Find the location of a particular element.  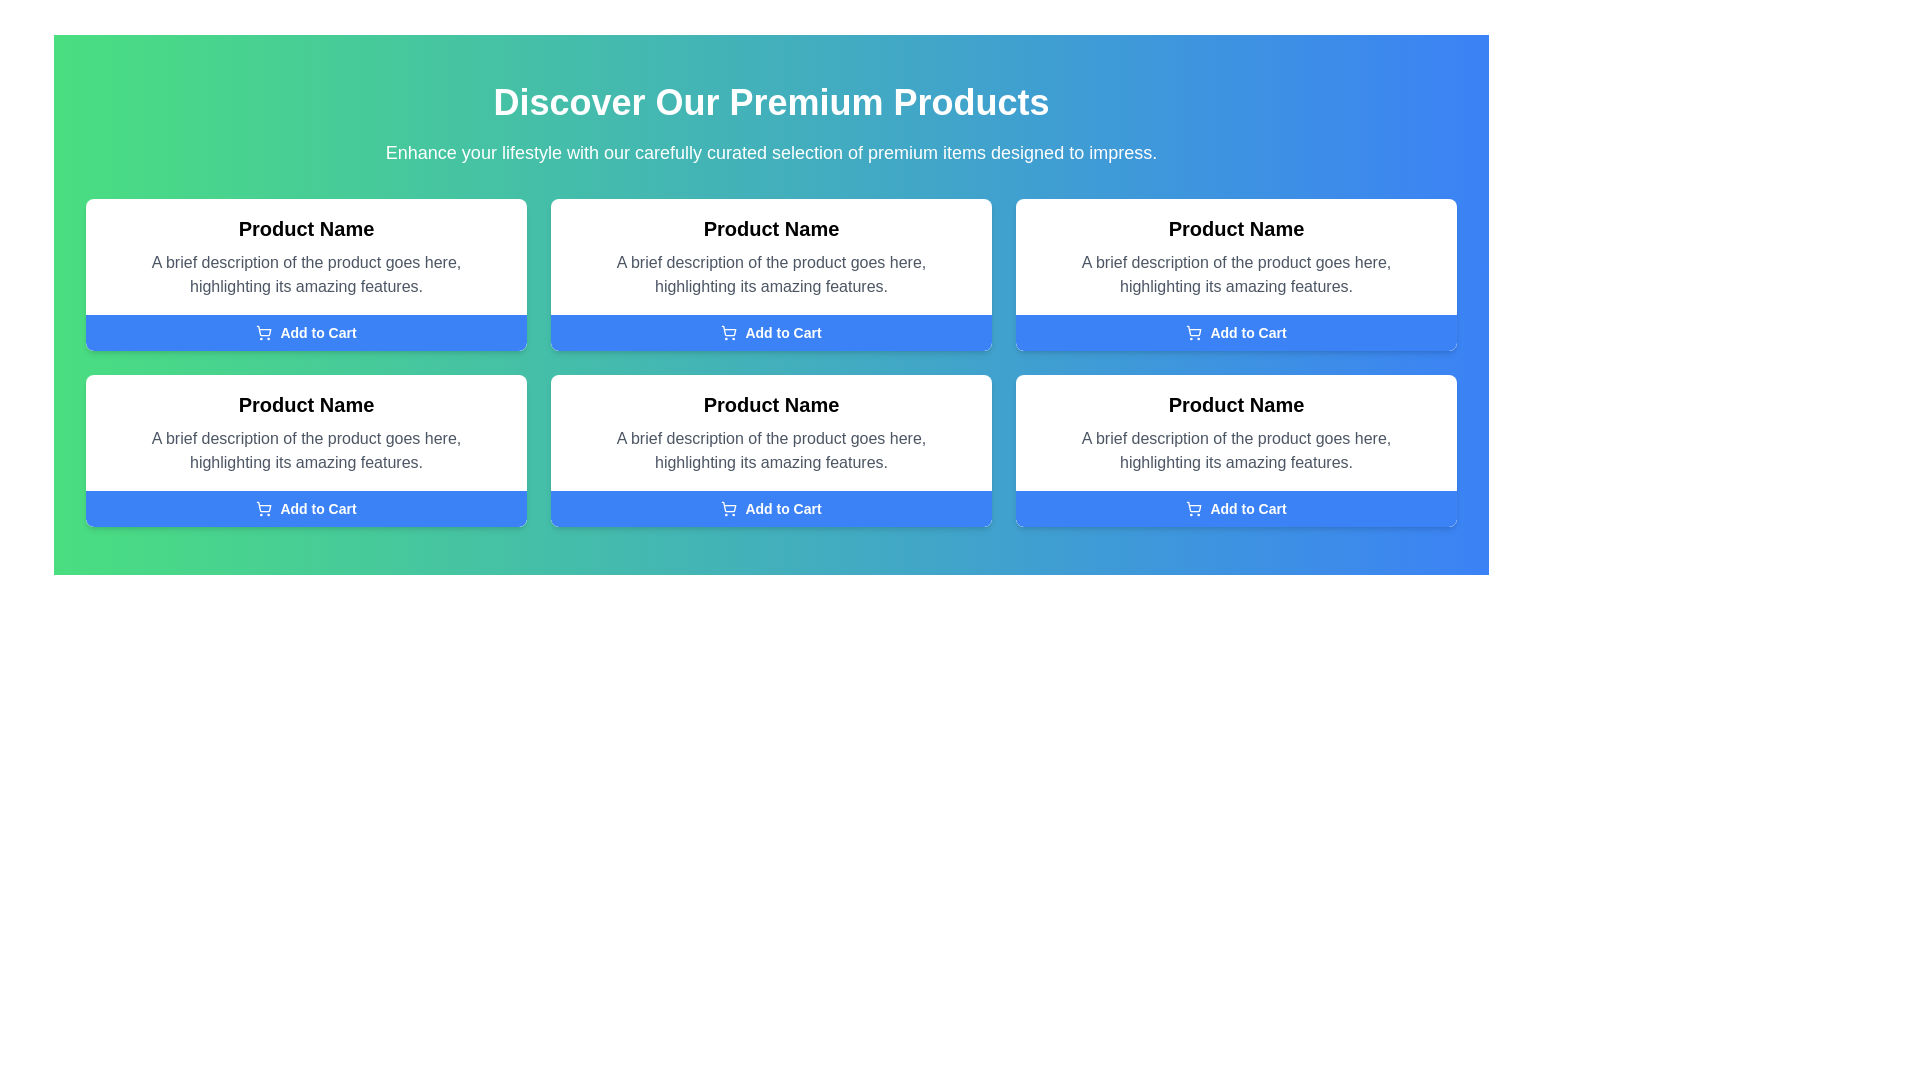

the 'Add to Cart' icon located on the left side of the button within the second column of the top row among six product boxes is located at coordinates (1194, 331).